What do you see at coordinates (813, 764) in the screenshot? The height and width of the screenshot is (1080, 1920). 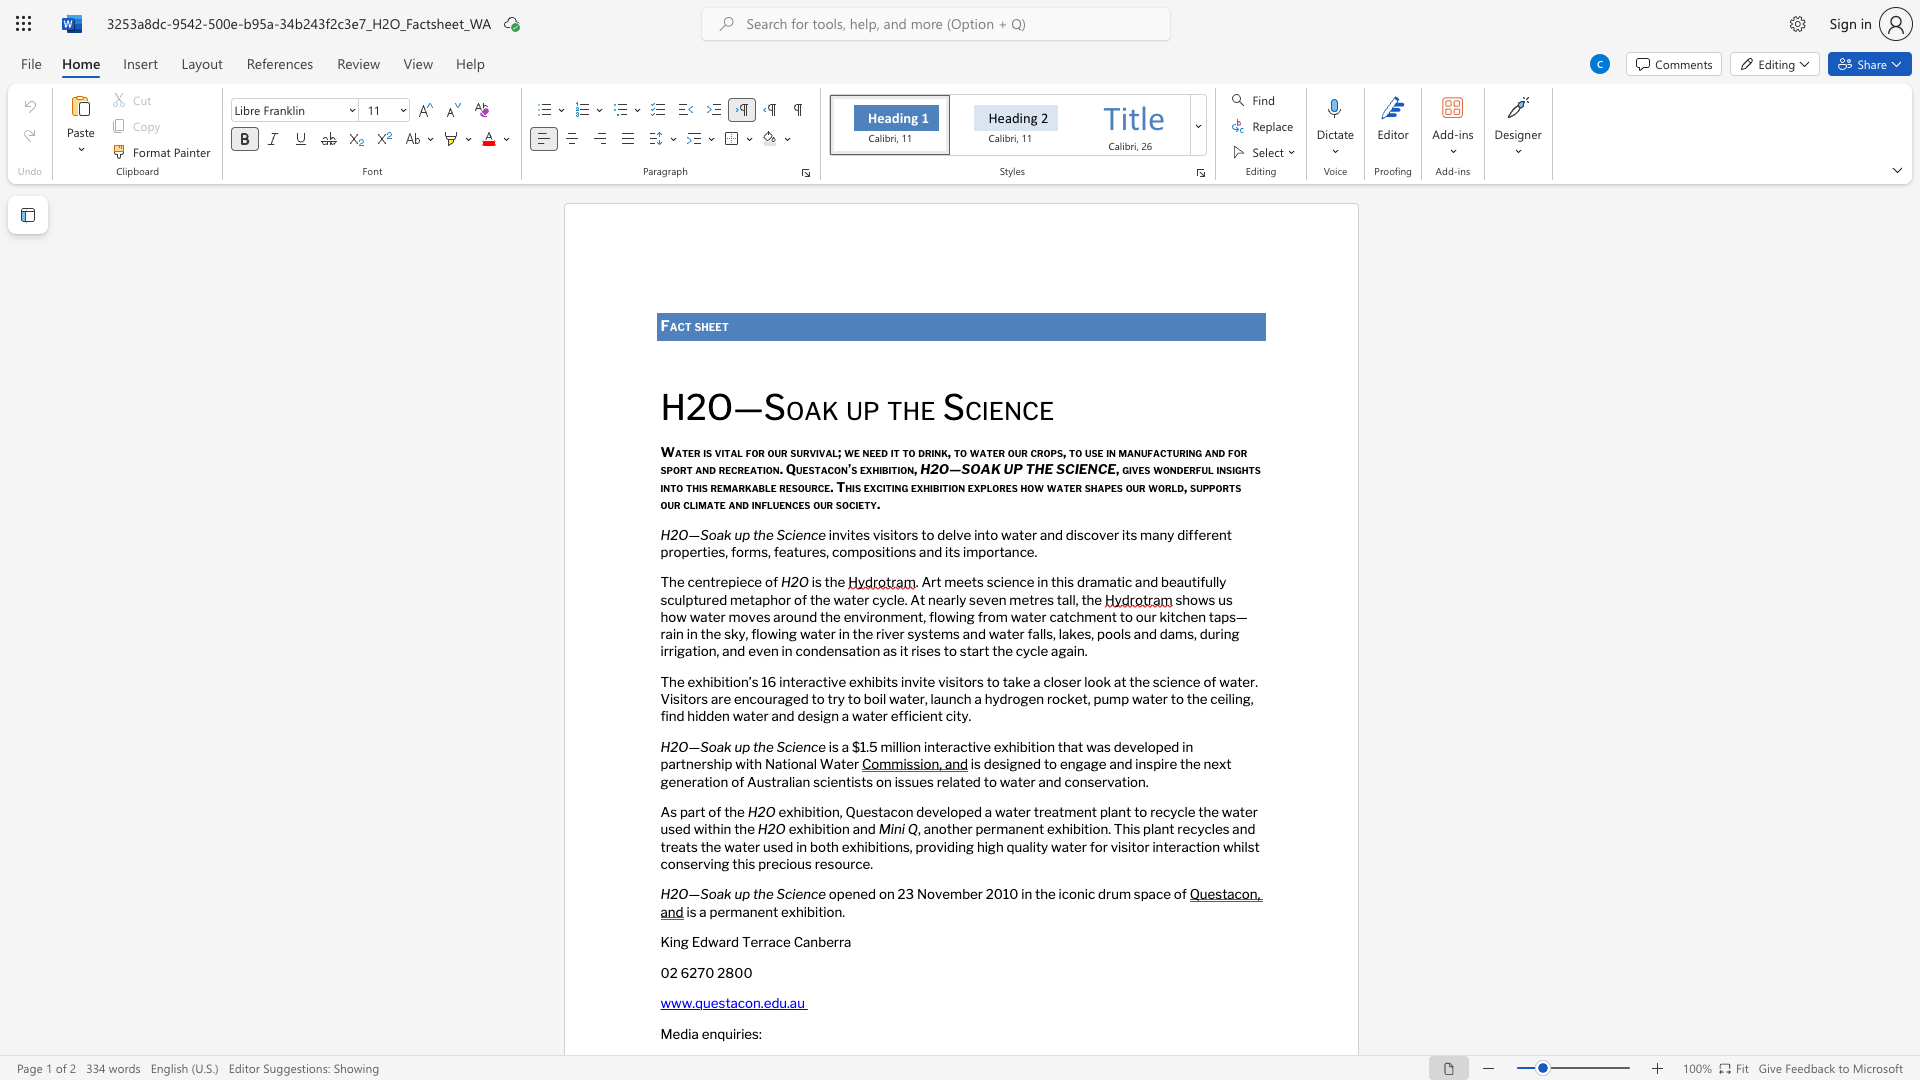 I see `the subset text "l Water" within the text "is a $1.5 million interactive exhibition that was developed in partnership with National Water"` at bounding box center [813, 764].